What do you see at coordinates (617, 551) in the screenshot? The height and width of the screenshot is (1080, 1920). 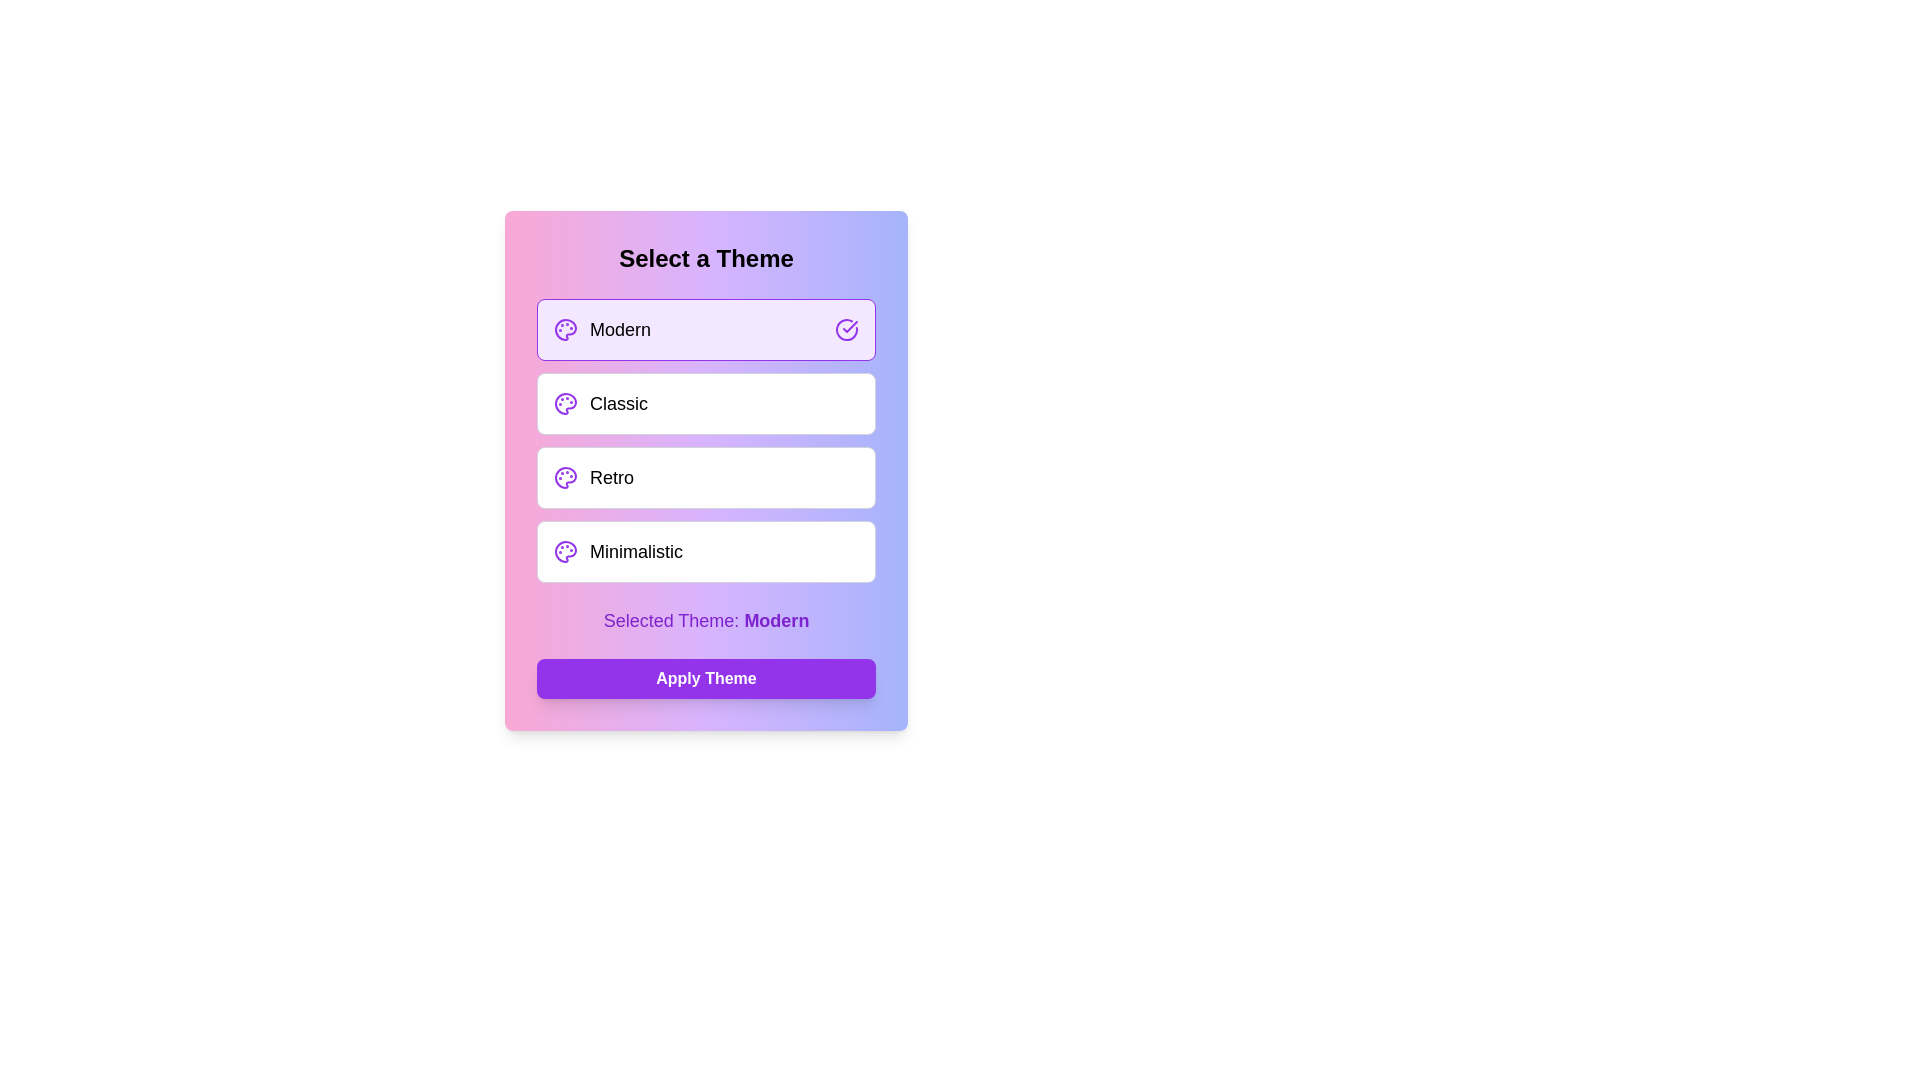 I see `the 'Minimalistic' theme option label and icon, which is the fourth selectable option in the theme list inside the modal dialog` at bounding box center [617, 551].